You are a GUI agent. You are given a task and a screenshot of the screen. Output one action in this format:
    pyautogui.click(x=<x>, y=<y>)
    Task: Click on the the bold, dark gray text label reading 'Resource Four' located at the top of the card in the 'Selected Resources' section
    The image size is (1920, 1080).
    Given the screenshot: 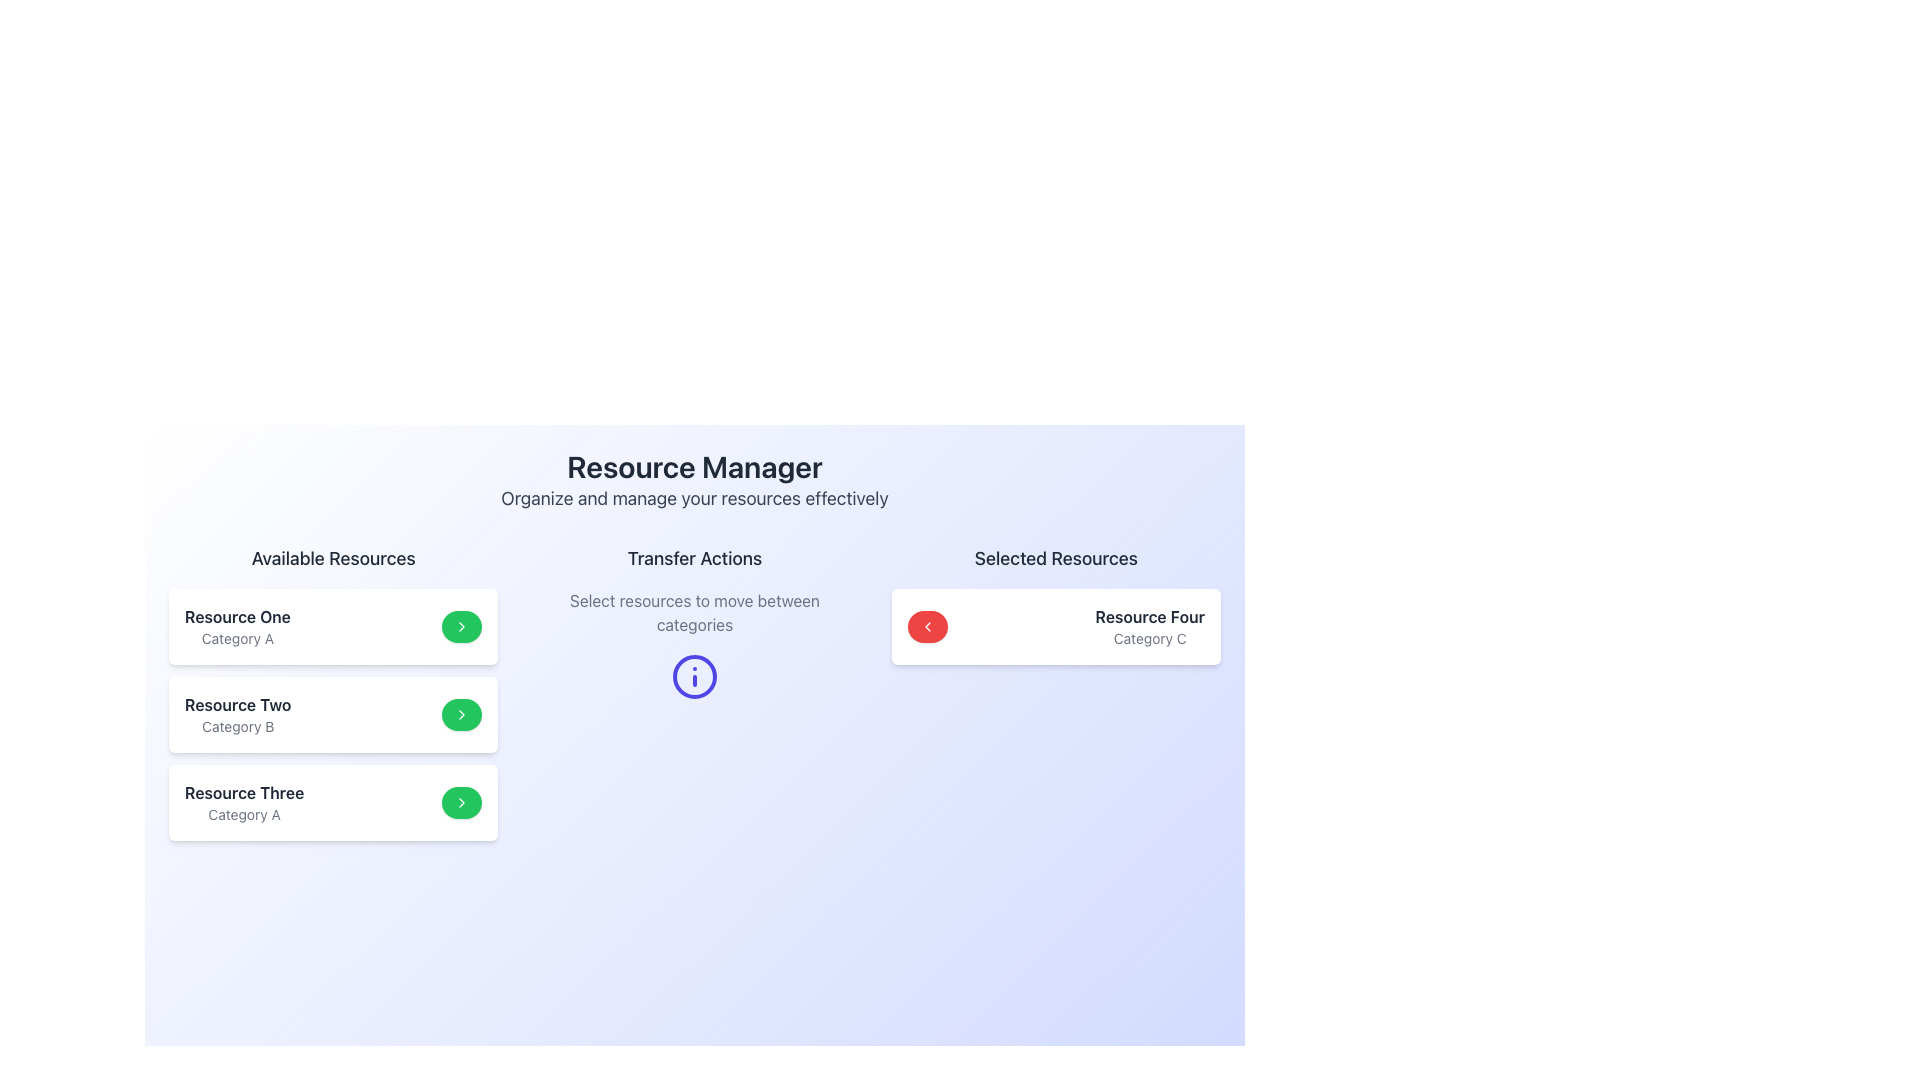 What is the action you would take?
    pyautogui.click(x=1150, y=616)
    